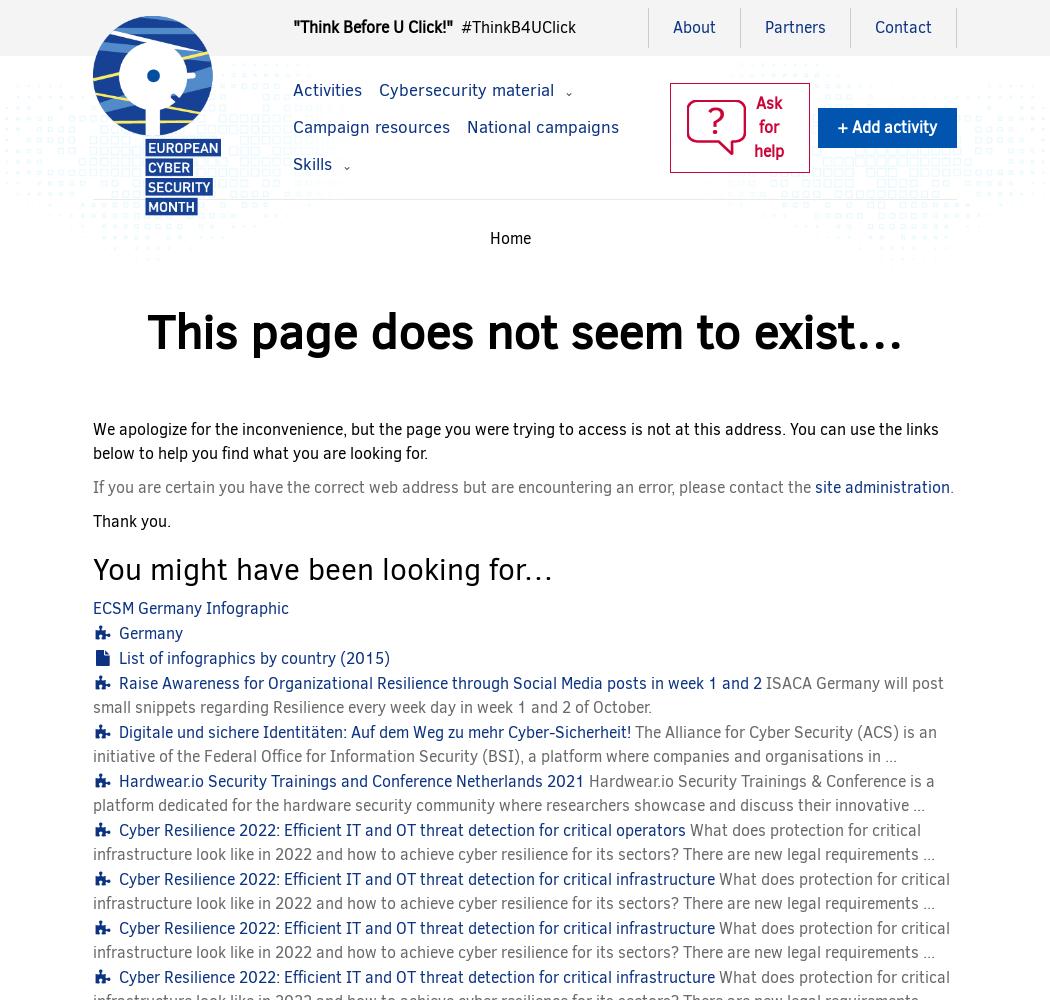 Image resolution: width=1050 pixels, height=1000 pixels. I want to click on 'site administration', so click(881, 485).